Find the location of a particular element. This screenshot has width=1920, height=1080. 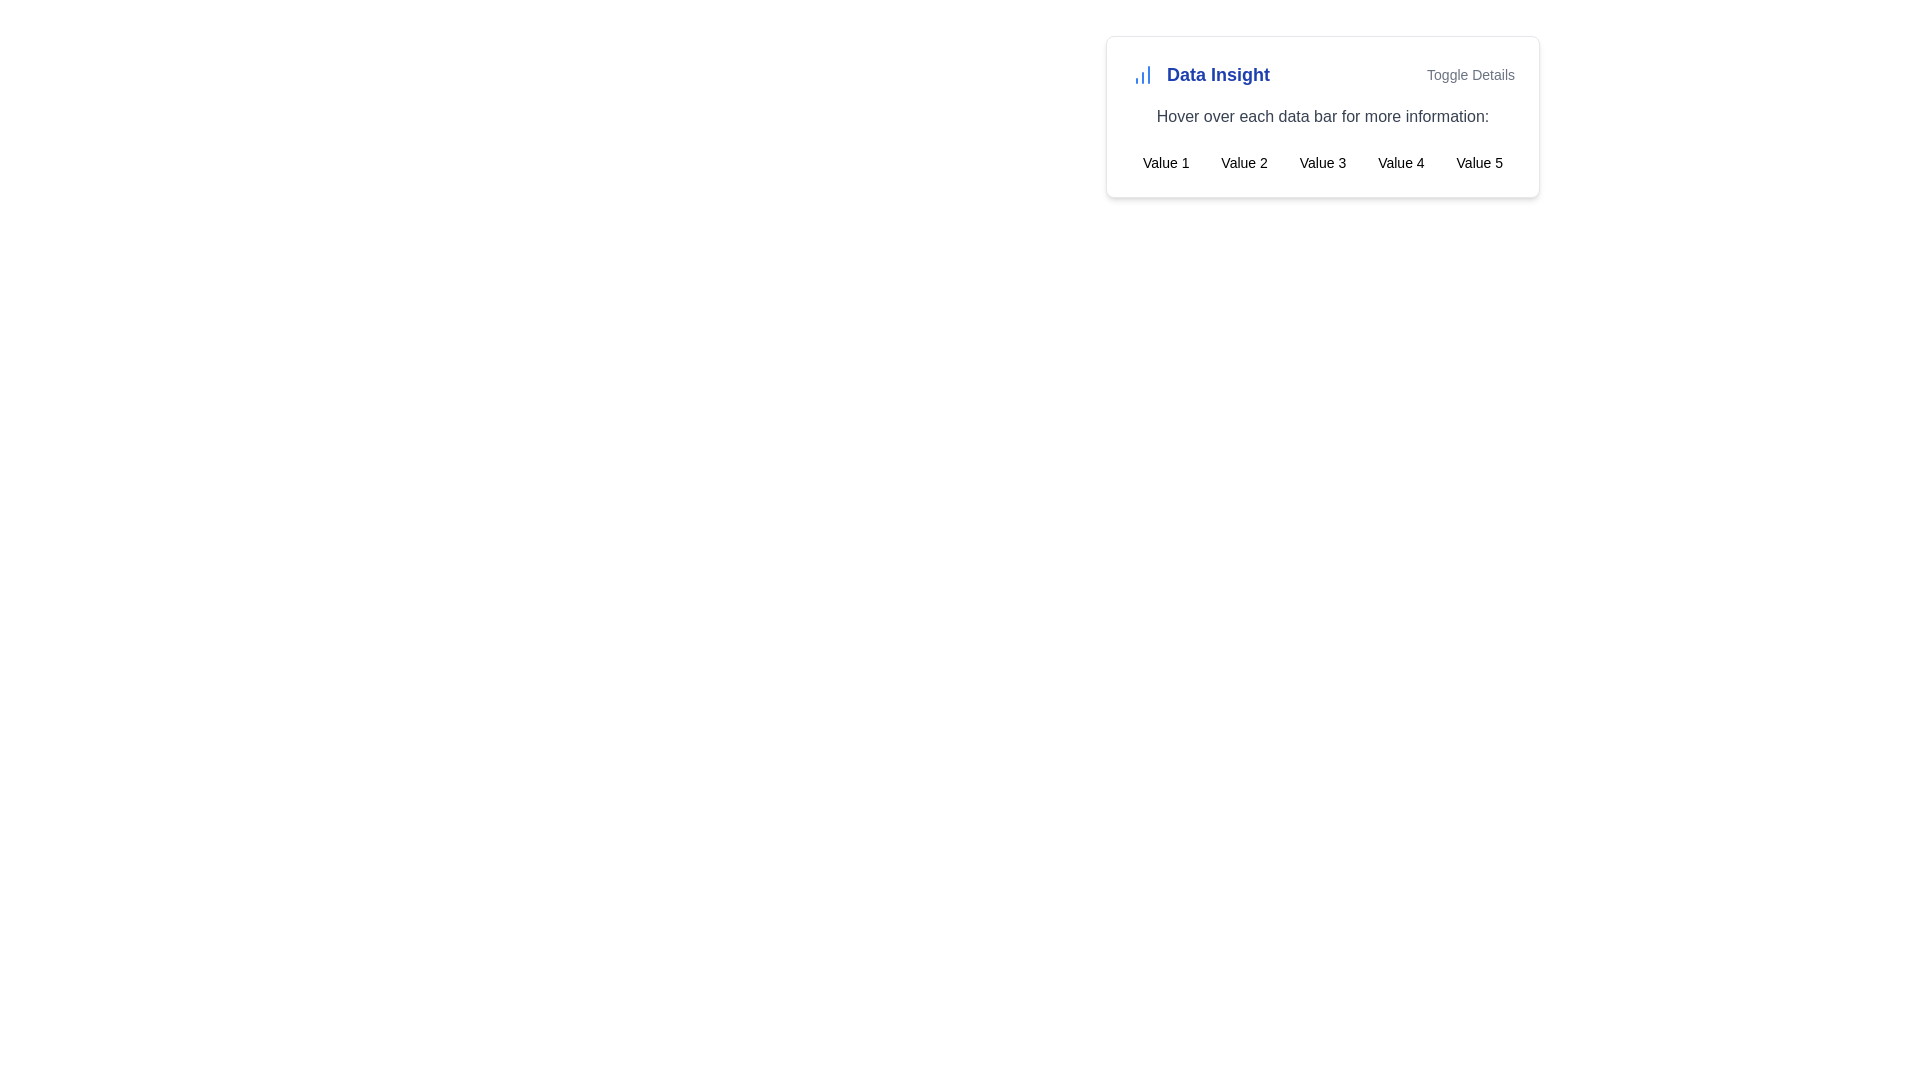

the fourth text label in the 'Data Insight' panel, which is part of a horizontal sequence of values labeled 'Value 1' to 'Value 5' is located at coordinates (1400, 161).